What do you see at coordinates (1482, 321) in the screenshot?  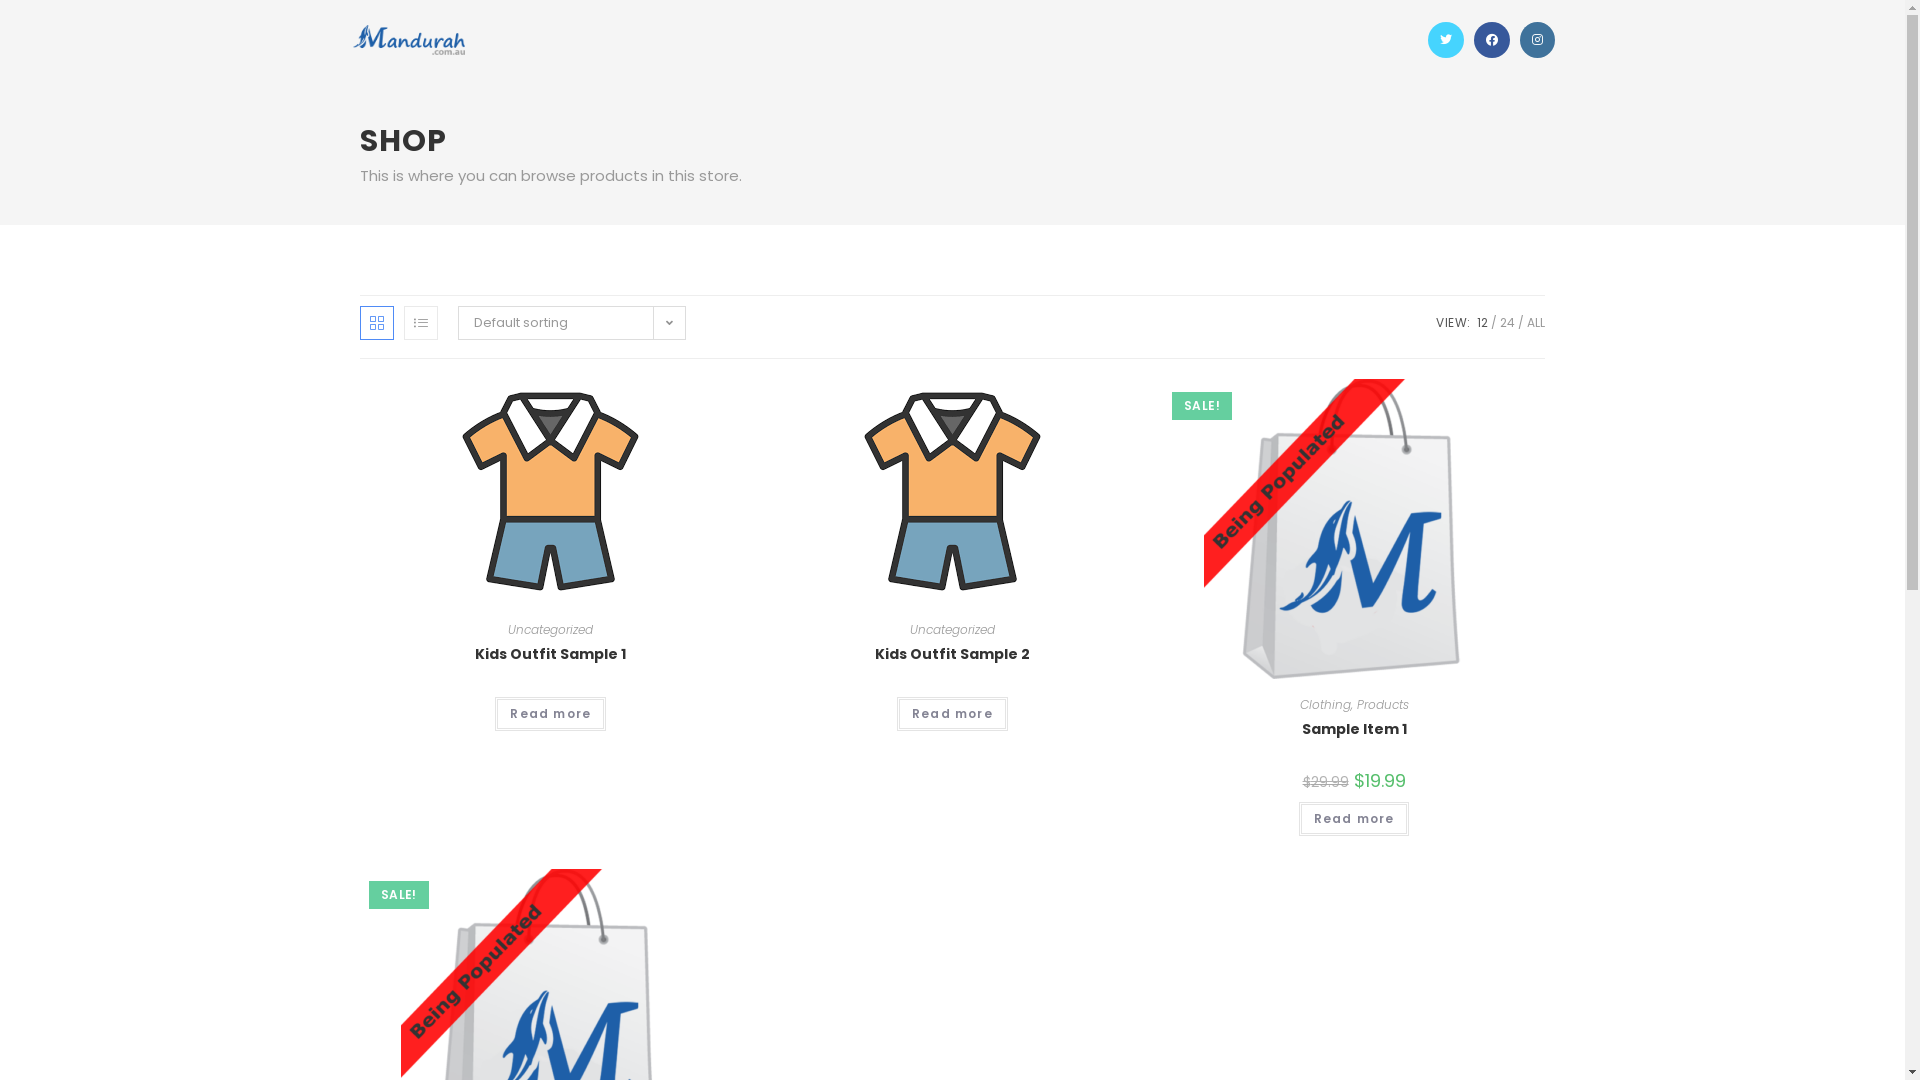 I see `'12'` at bounding box center [1482, 321].